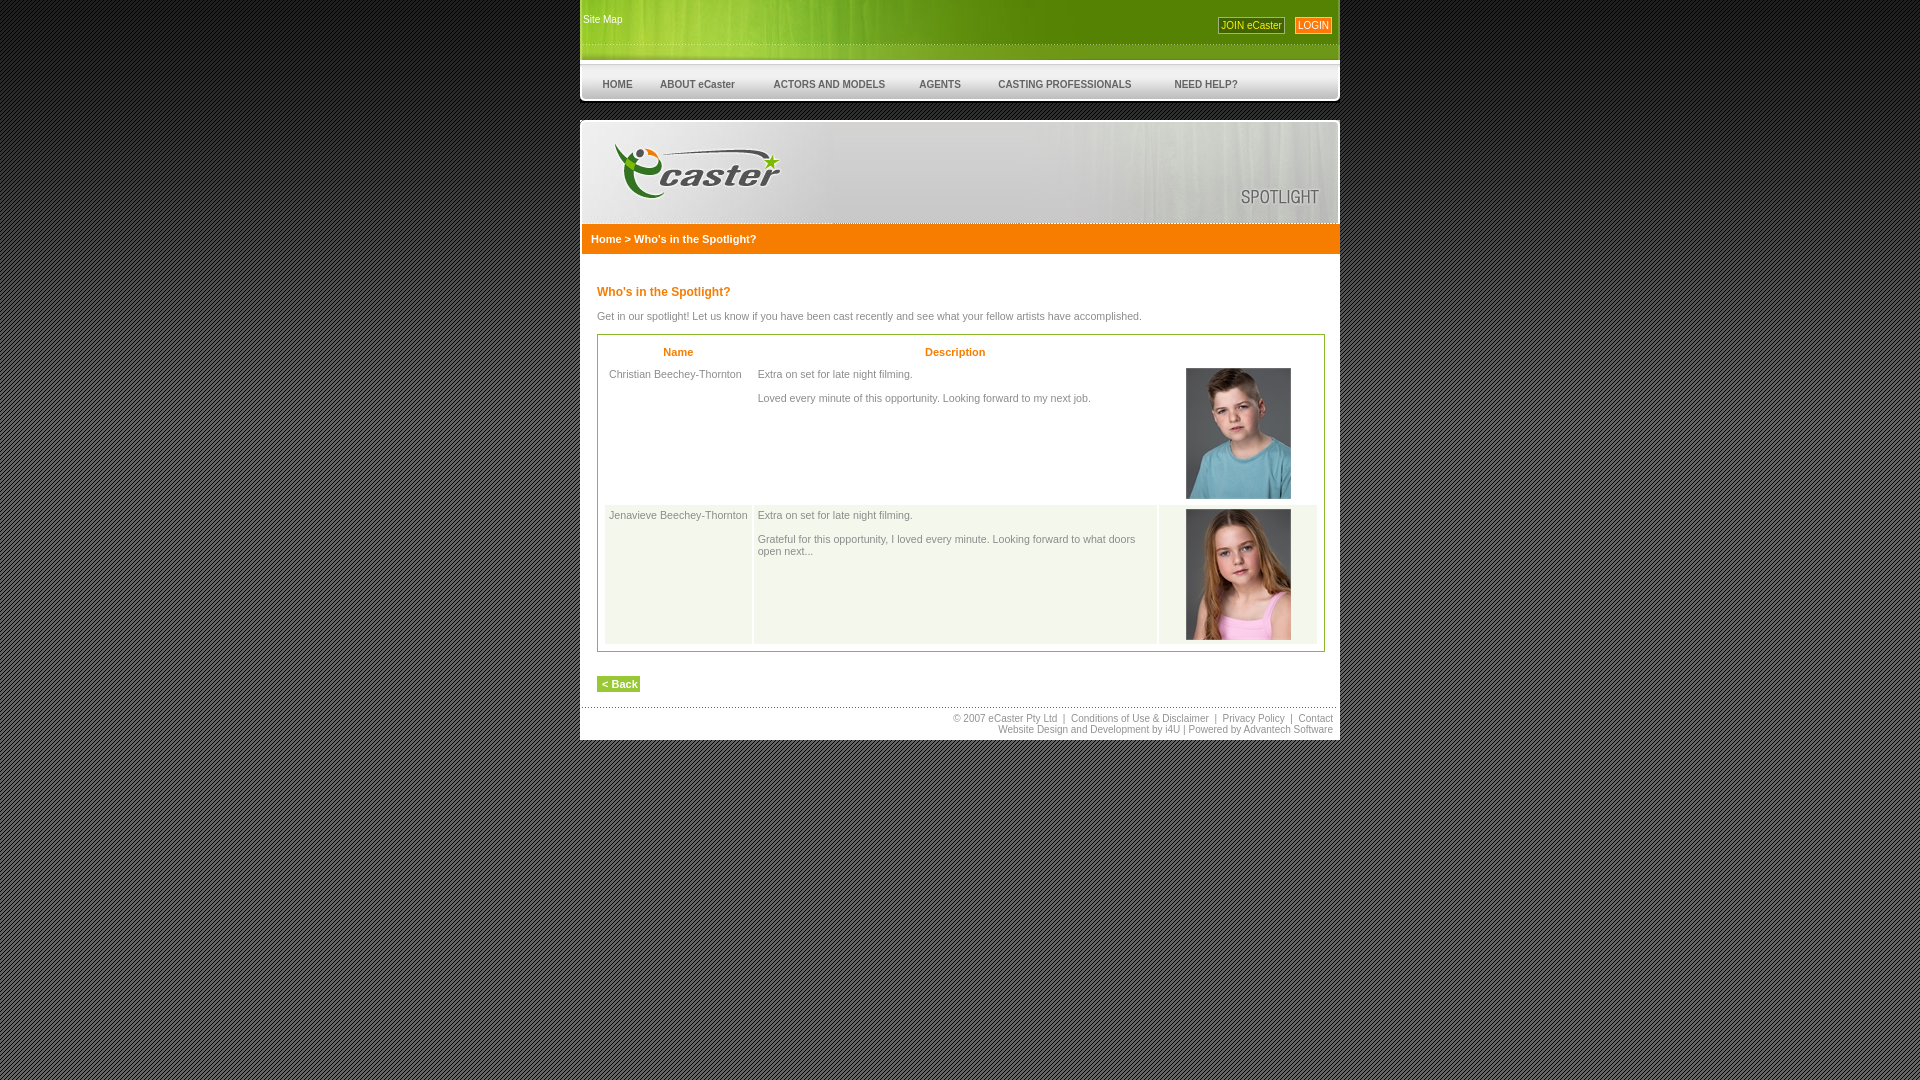  I want to click on ' CASTING PROFESSIONALS ', so click(1063, 82).